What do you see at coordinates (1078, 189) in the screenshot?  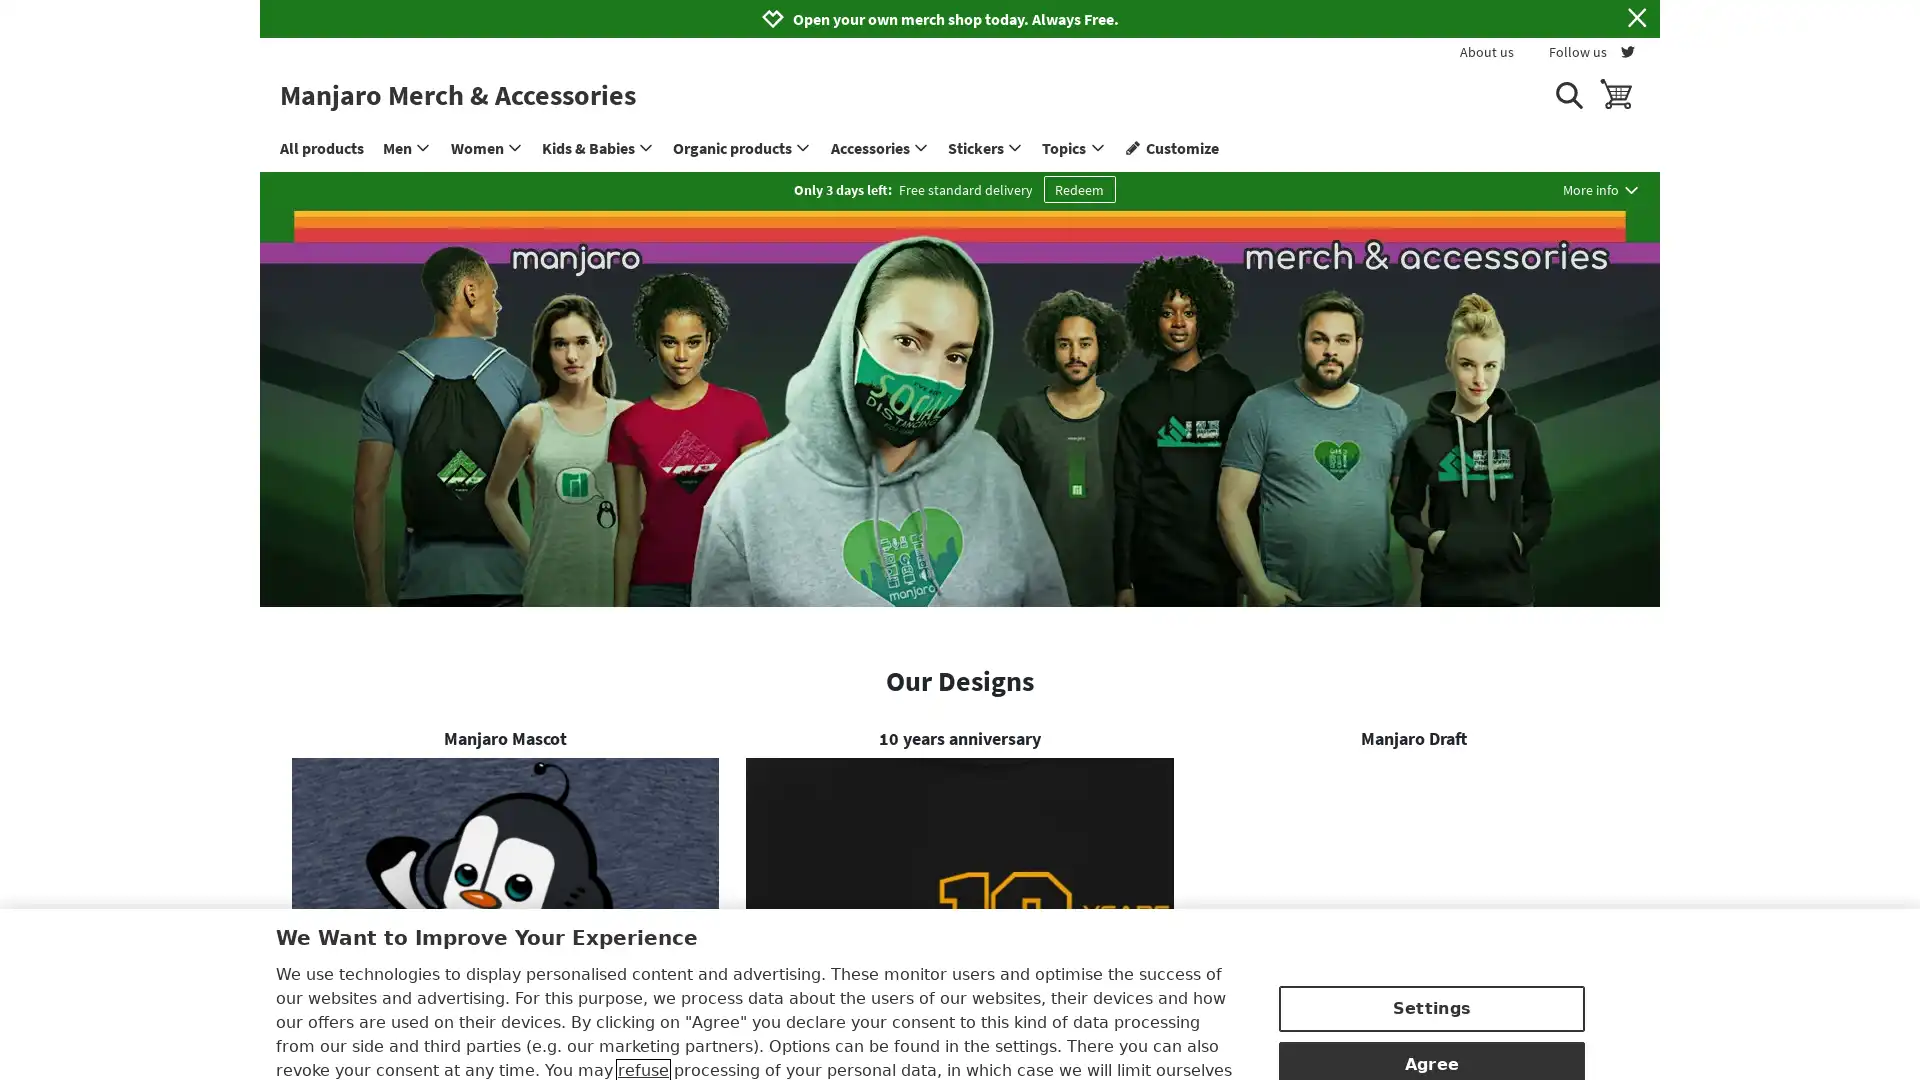 I see `Redeem` at bounding box center [1078, 189].